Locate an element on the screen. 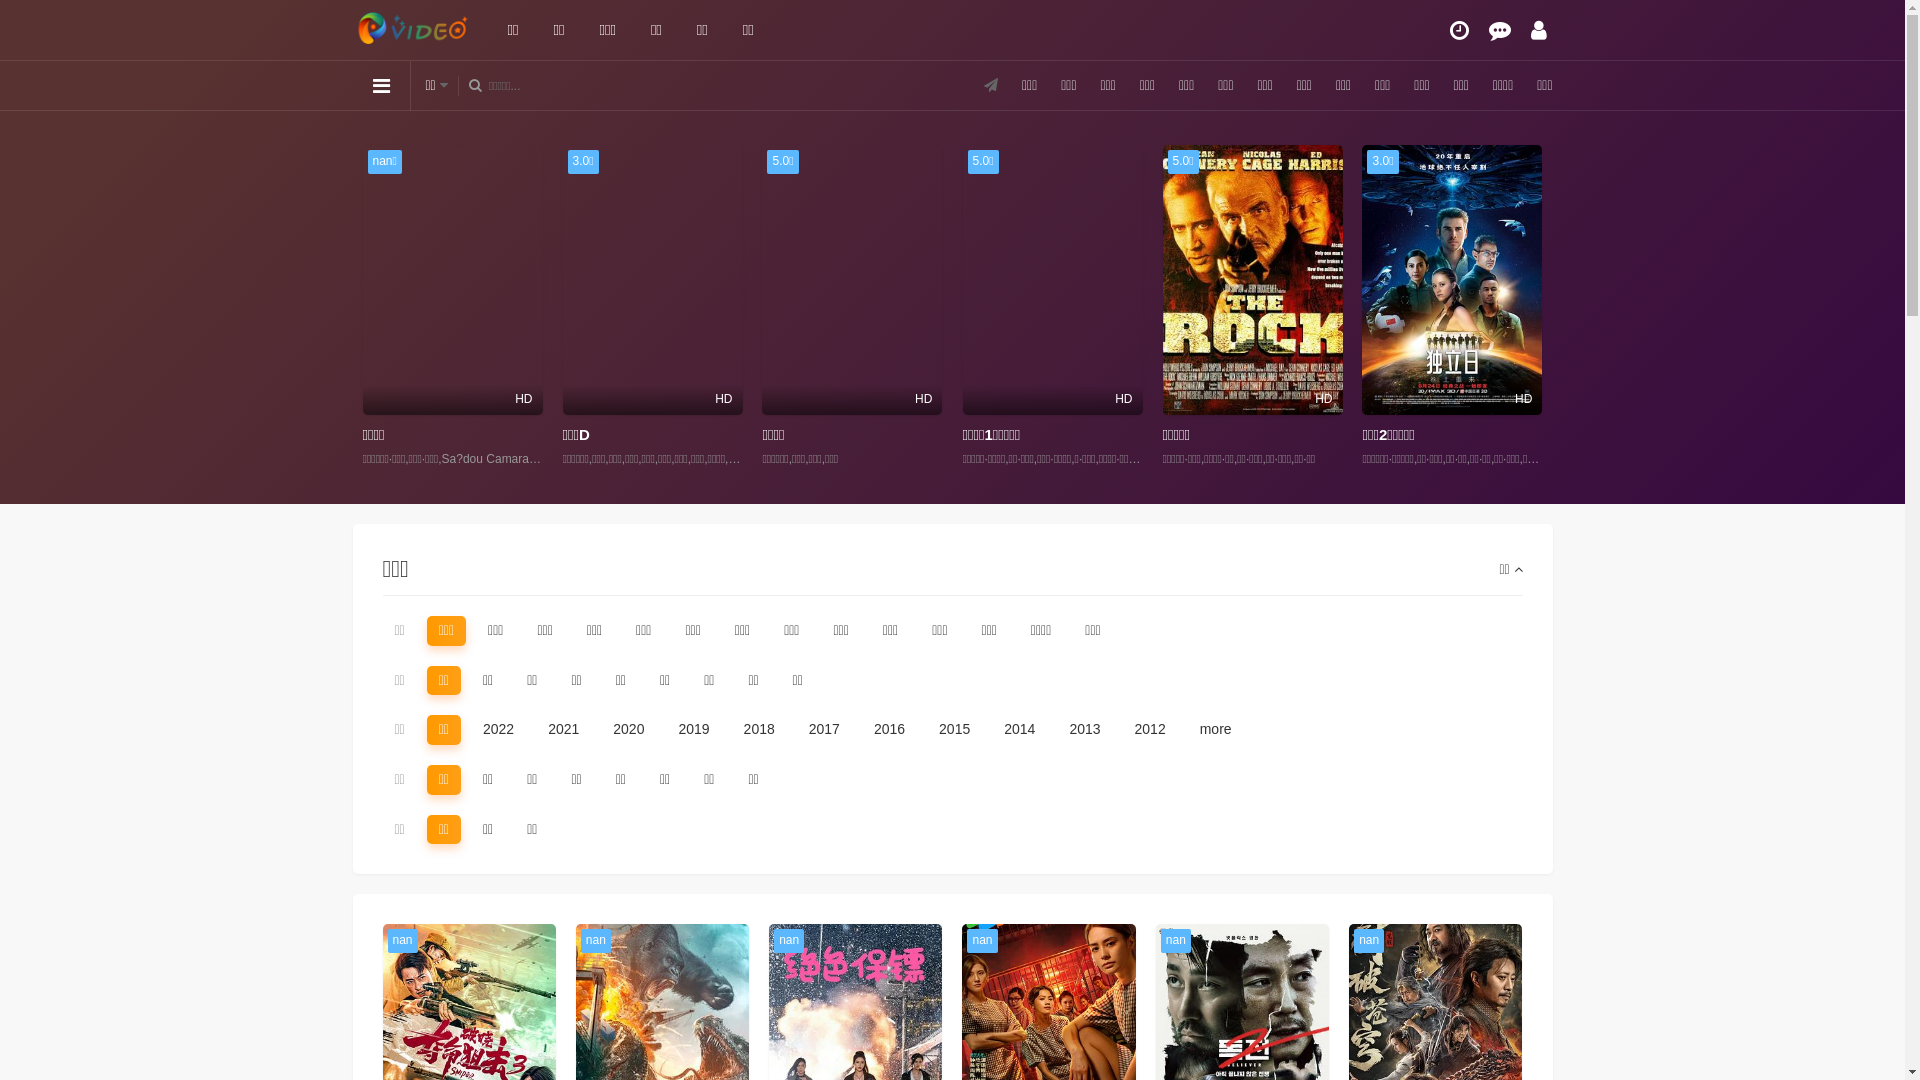 The height and width of the screenshot is (1080, 1920). '2012' is located at coordinates (1150, 729).